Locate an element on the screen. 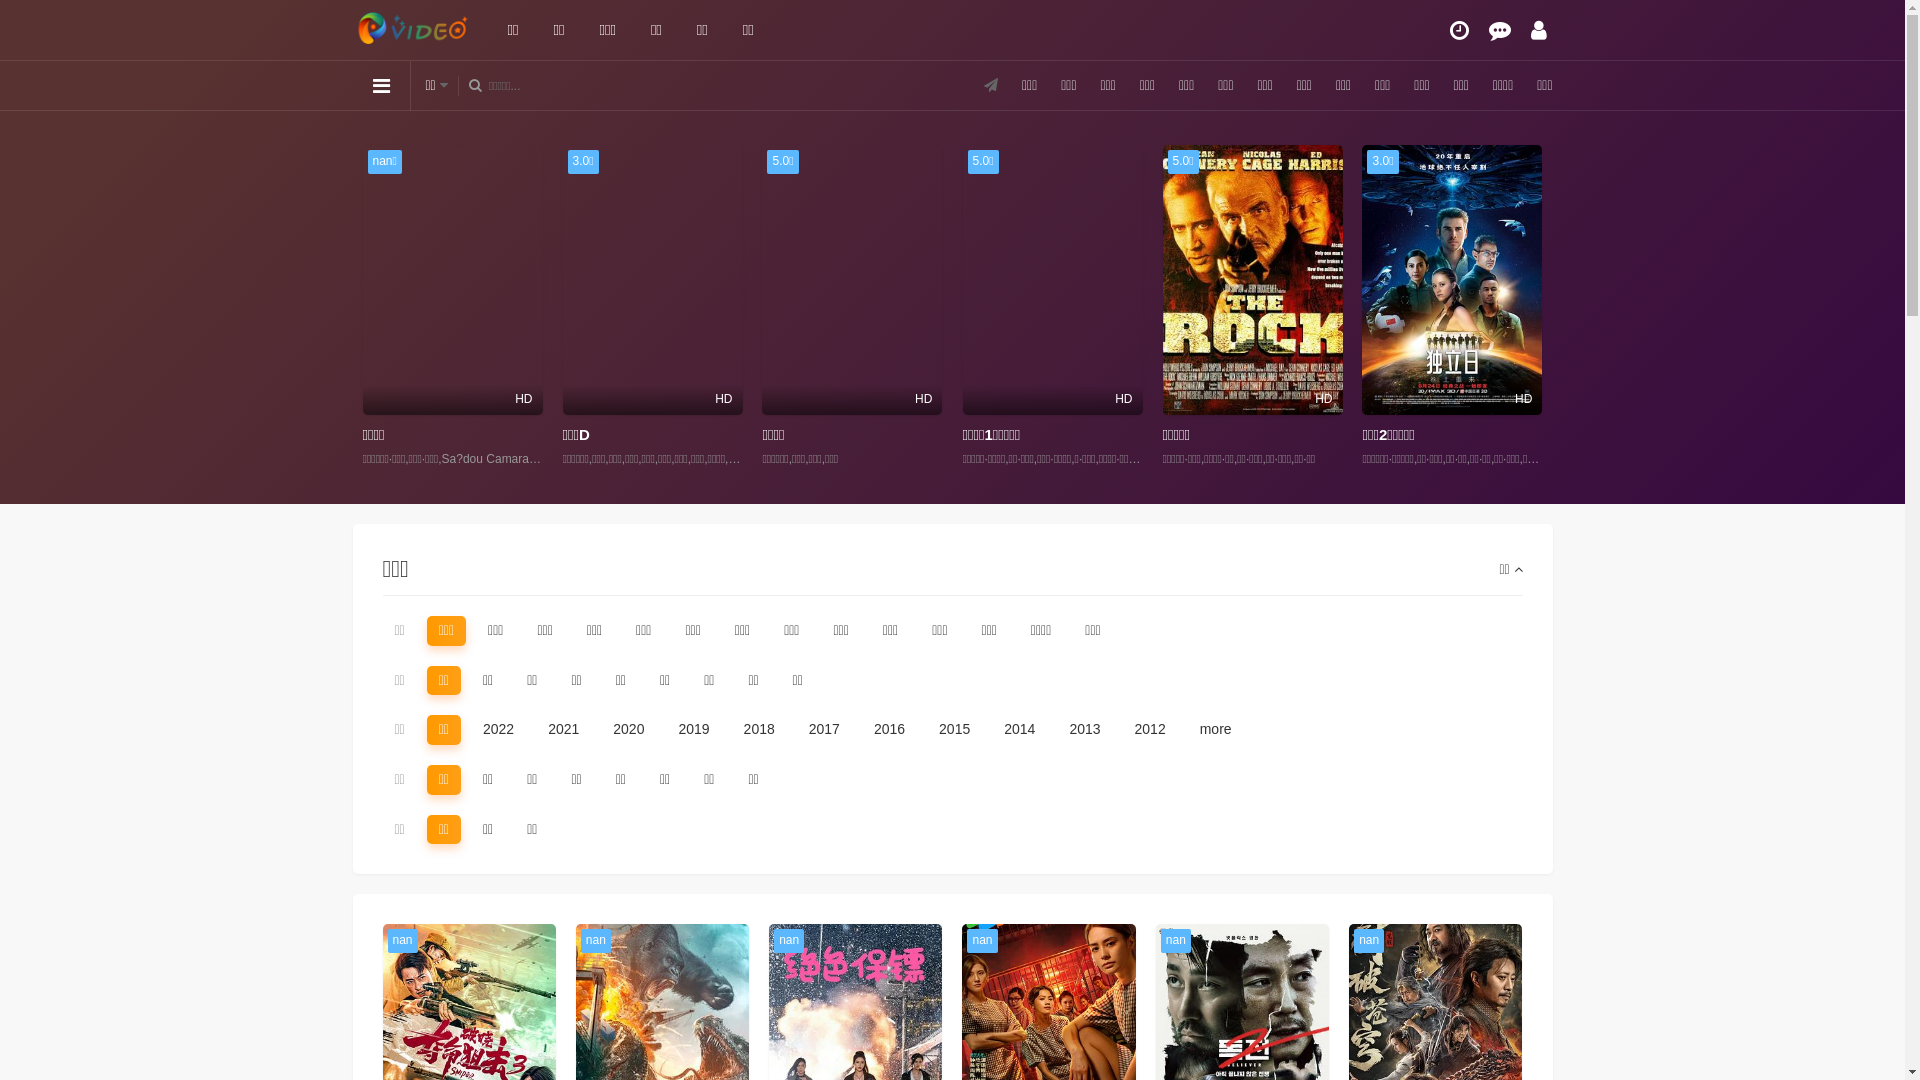 The height and width of the screenshot is (1080, 1920). '2012' is located at coordinates (1150, 729).